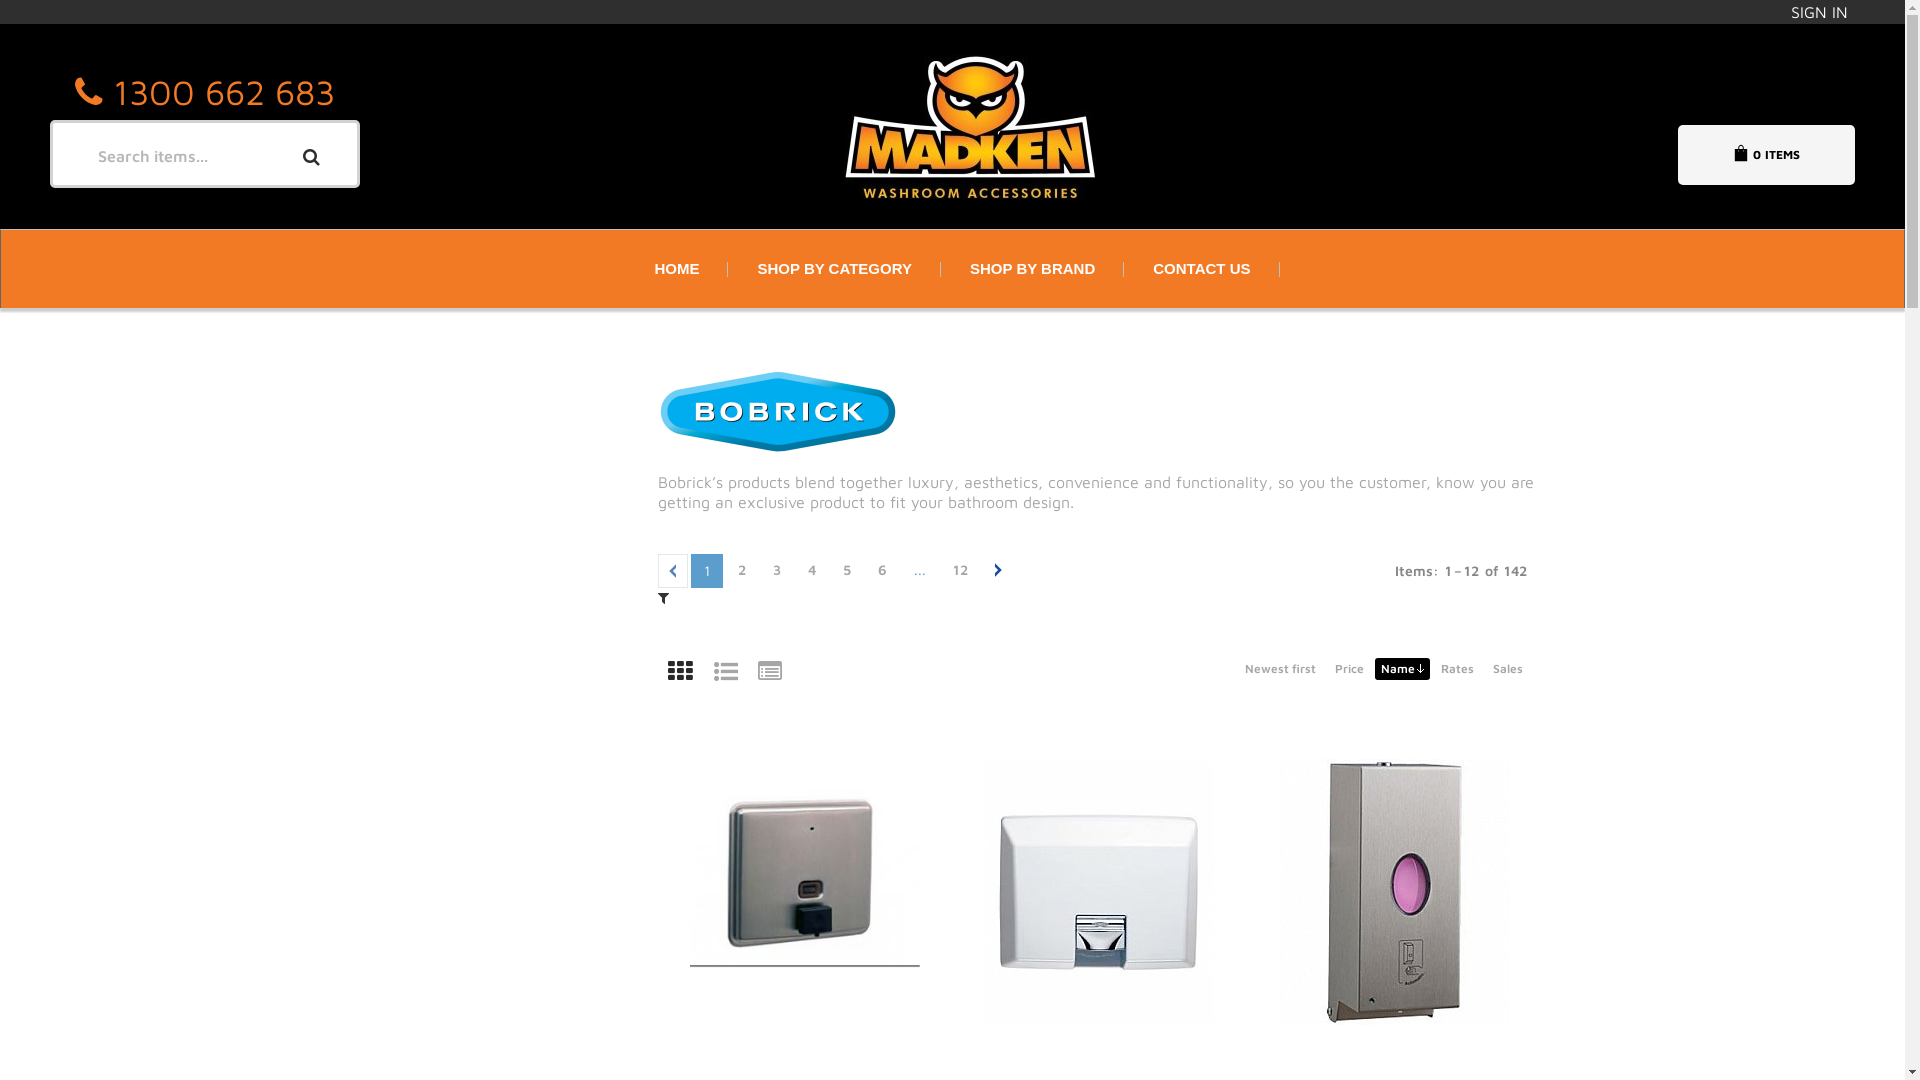 This screenshot has width=1920, height=1080. Describe the element at coordinates (676, 268) in the screenshot. I see `'HOME'` at that location.